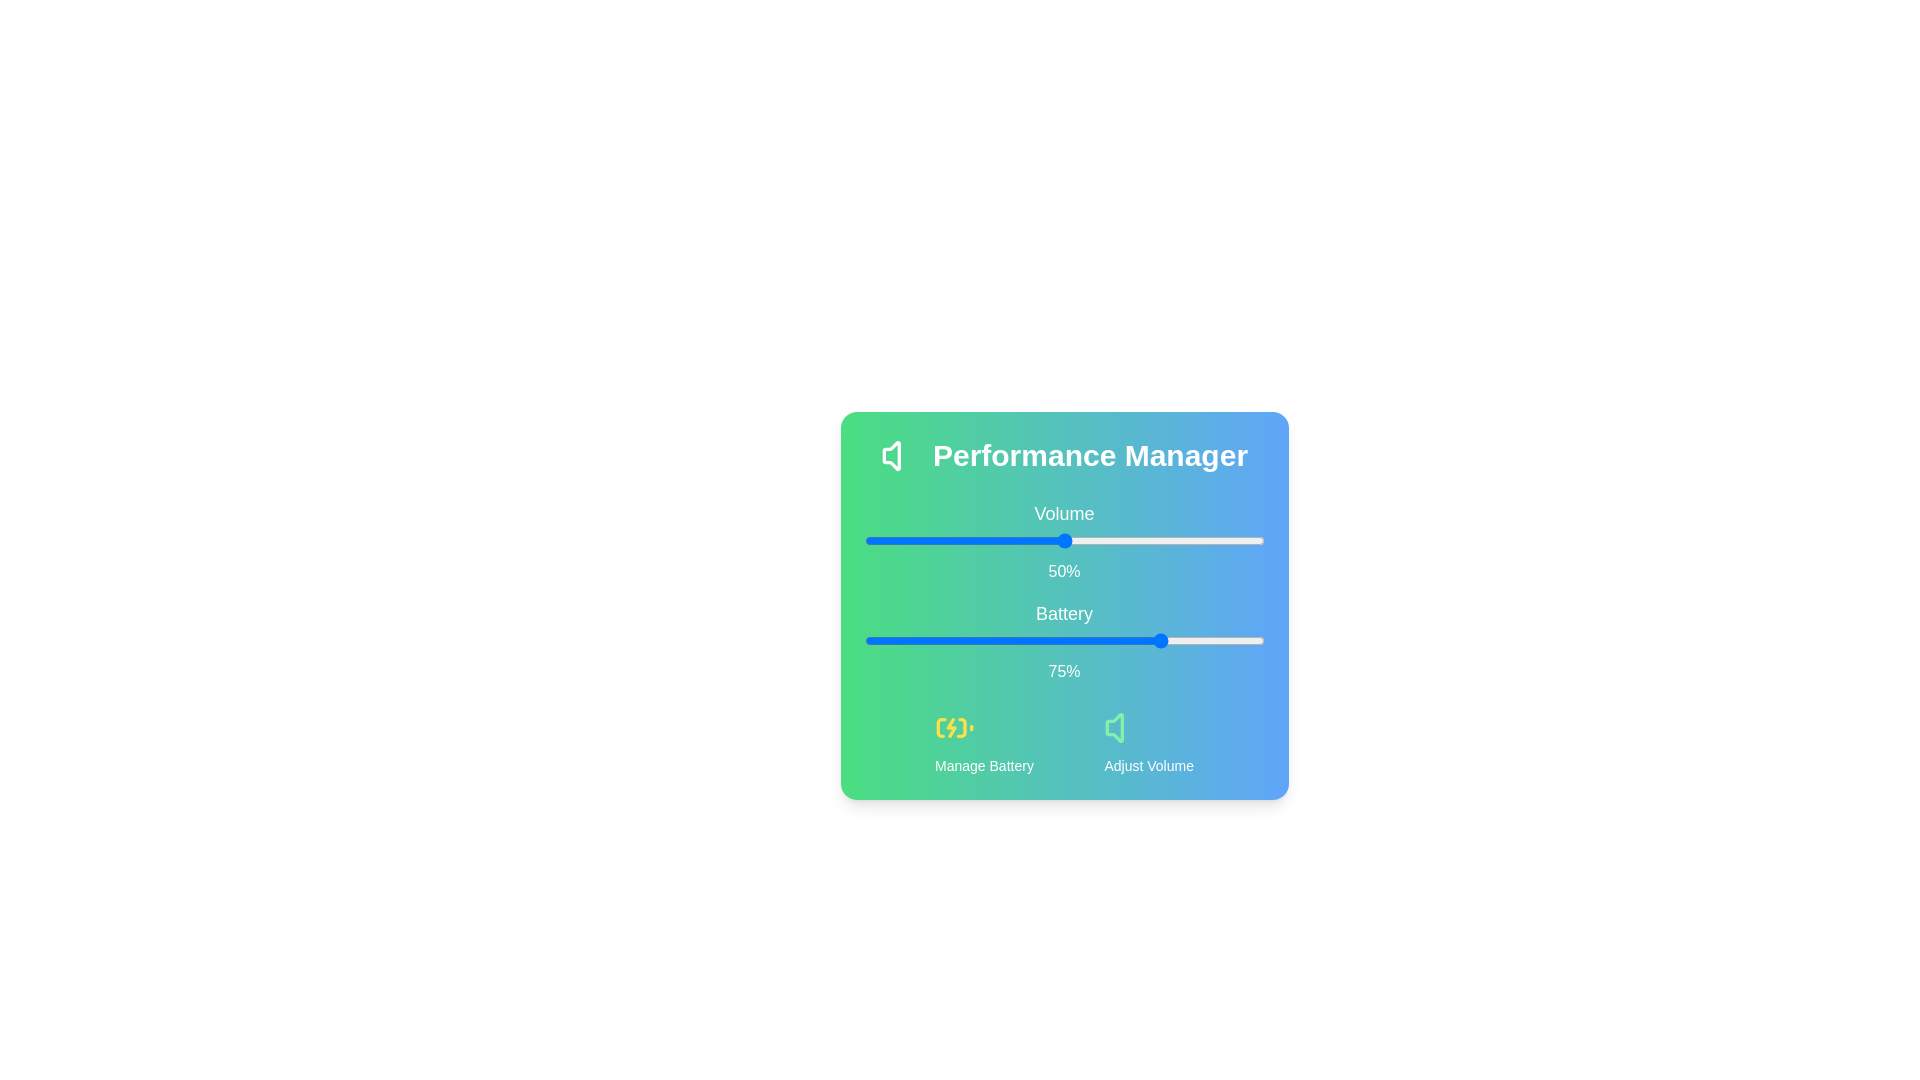 The width and height of the screenshot is (1920, 1080). I want to click on the volume slider to 14%, so click(919, 540).